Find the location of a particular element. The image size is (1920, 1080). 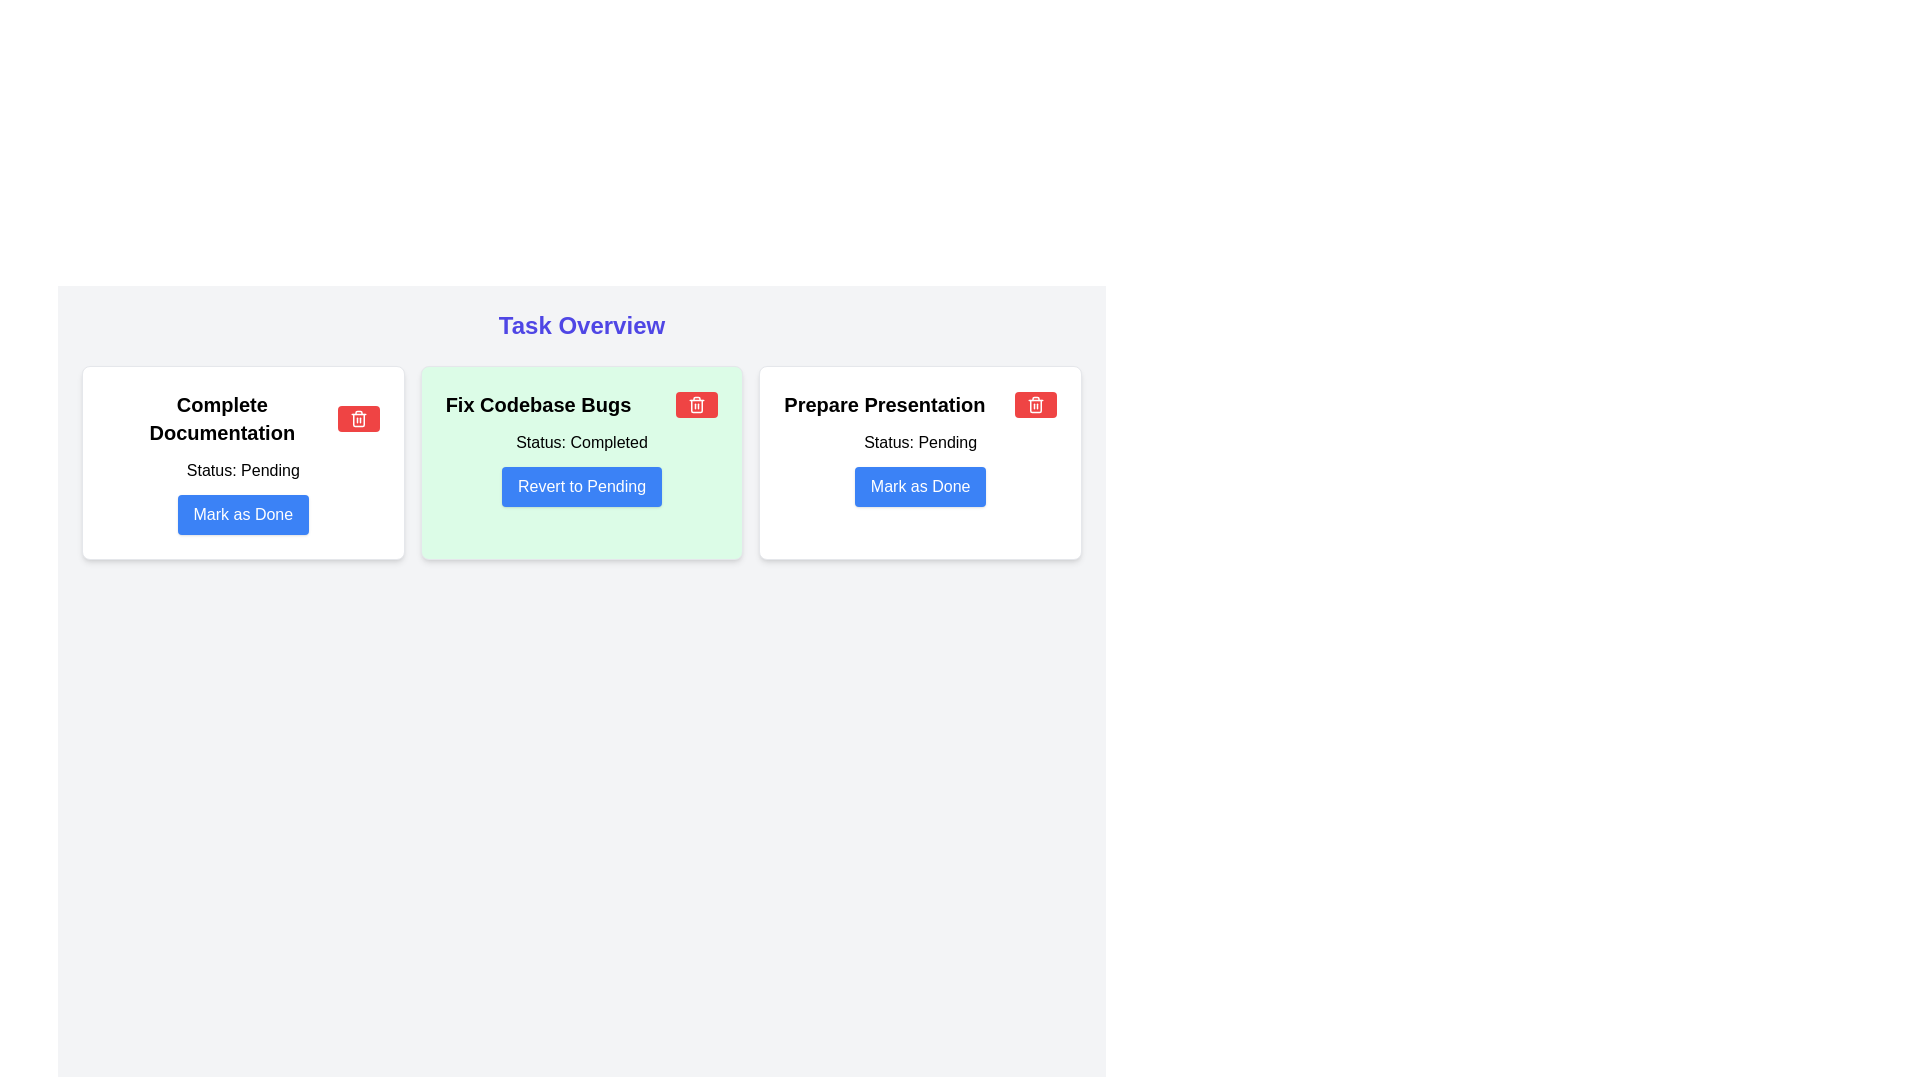

the button within the green card titled 'Fix Codebase Bugs' to revert the task status from 'Completed' to 'Pending' is located at coordinates (580, 486).